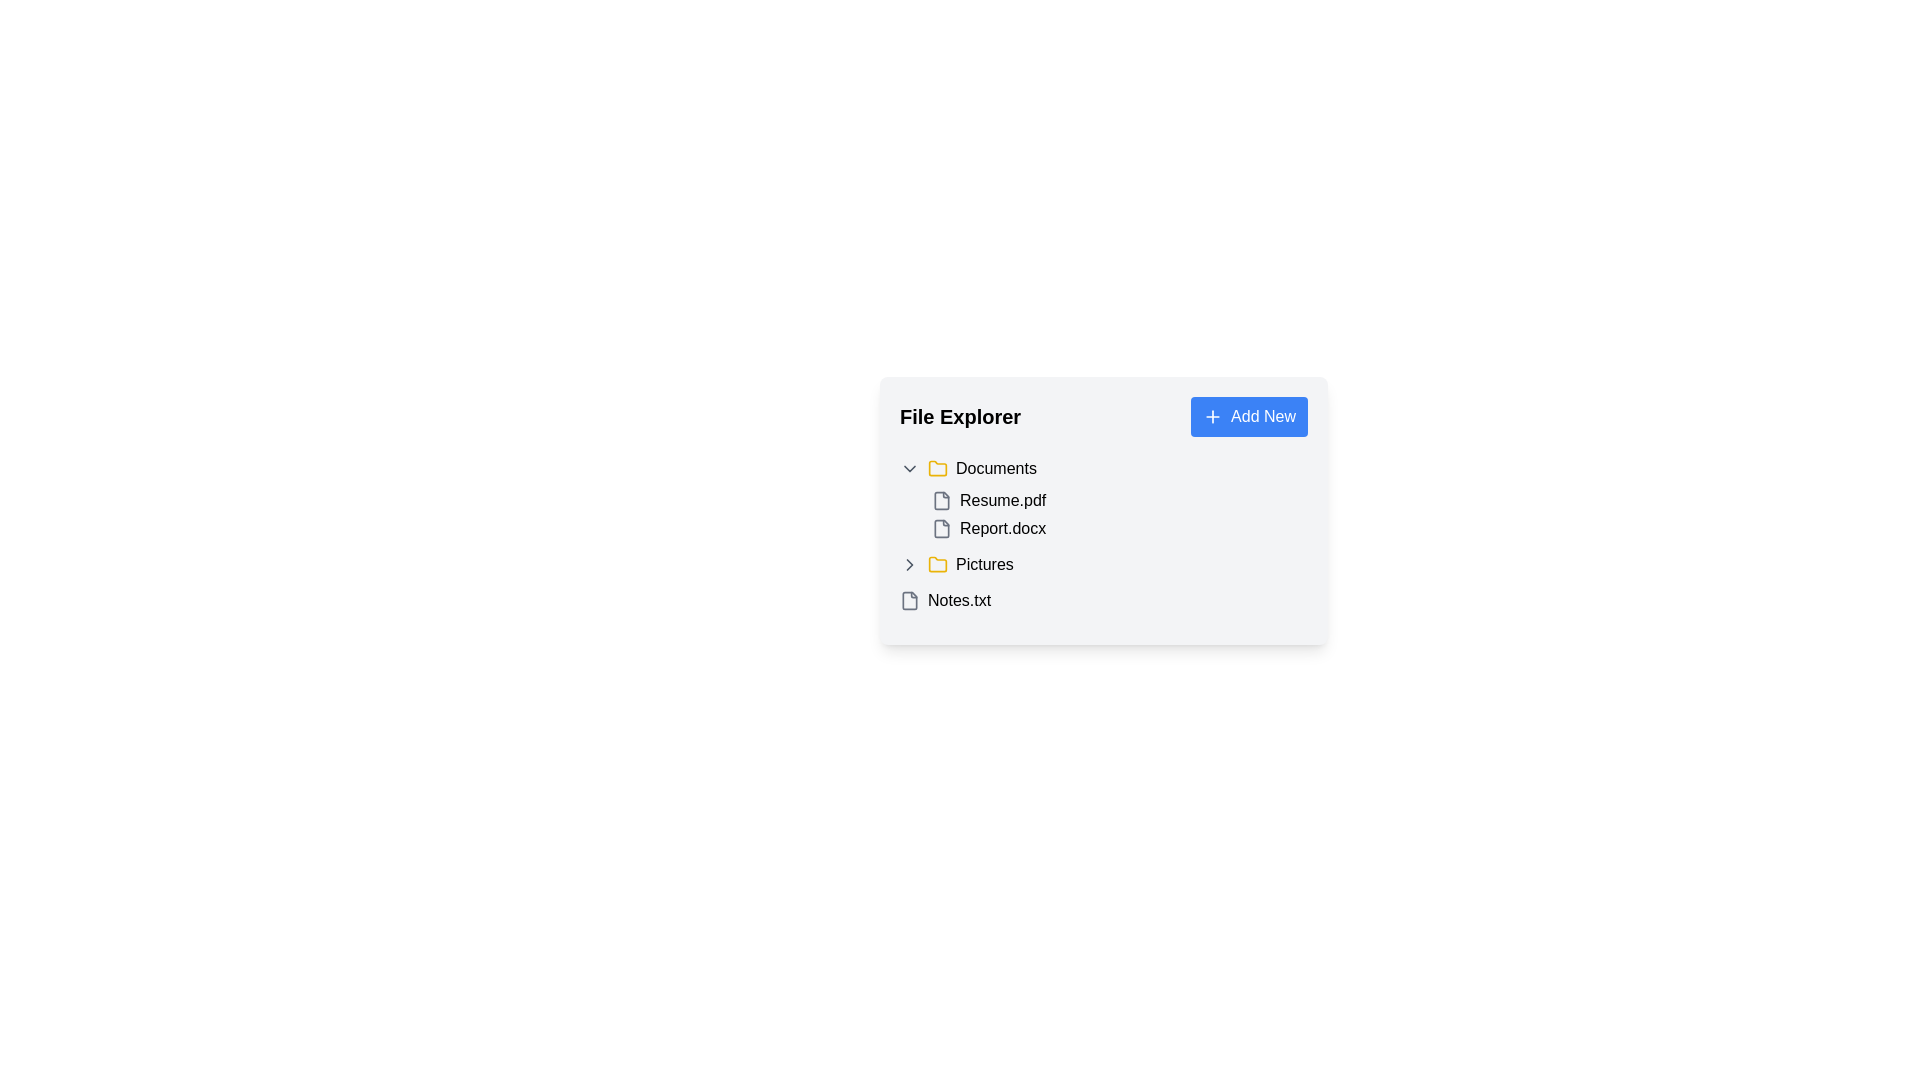  What do you see at coordinates (936, 563) in the screenshot?
I see `the folder icon representing 'Pictures'` at bounding box center [936, 563].